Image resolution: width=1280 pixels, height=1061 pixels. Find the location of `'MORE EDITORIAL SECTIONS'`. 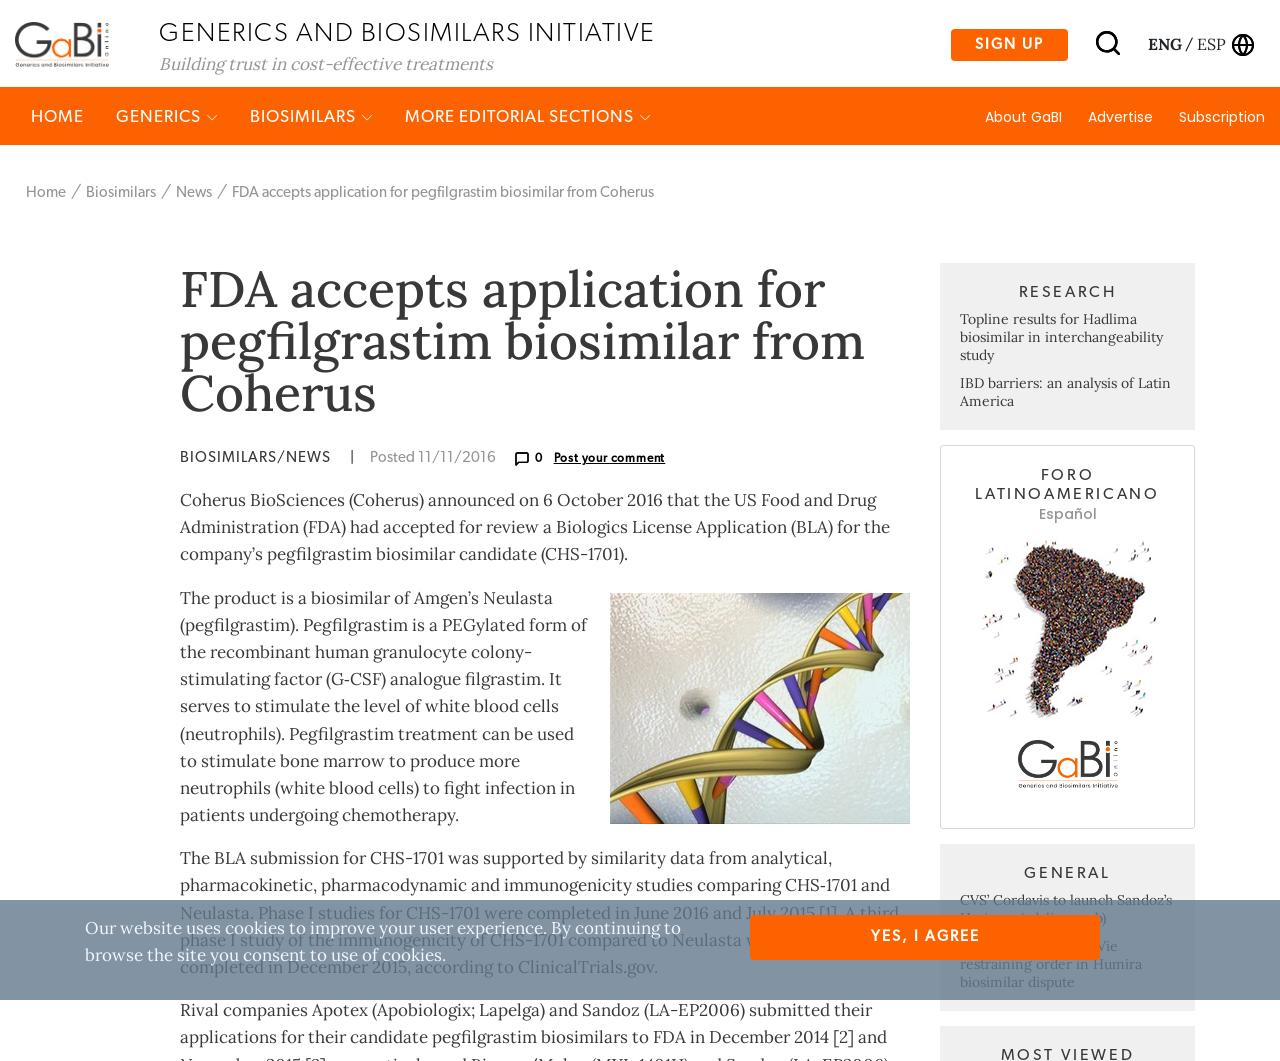

'MORE EDITORIAL SECTIONS' is located at coordinates (521, 193).